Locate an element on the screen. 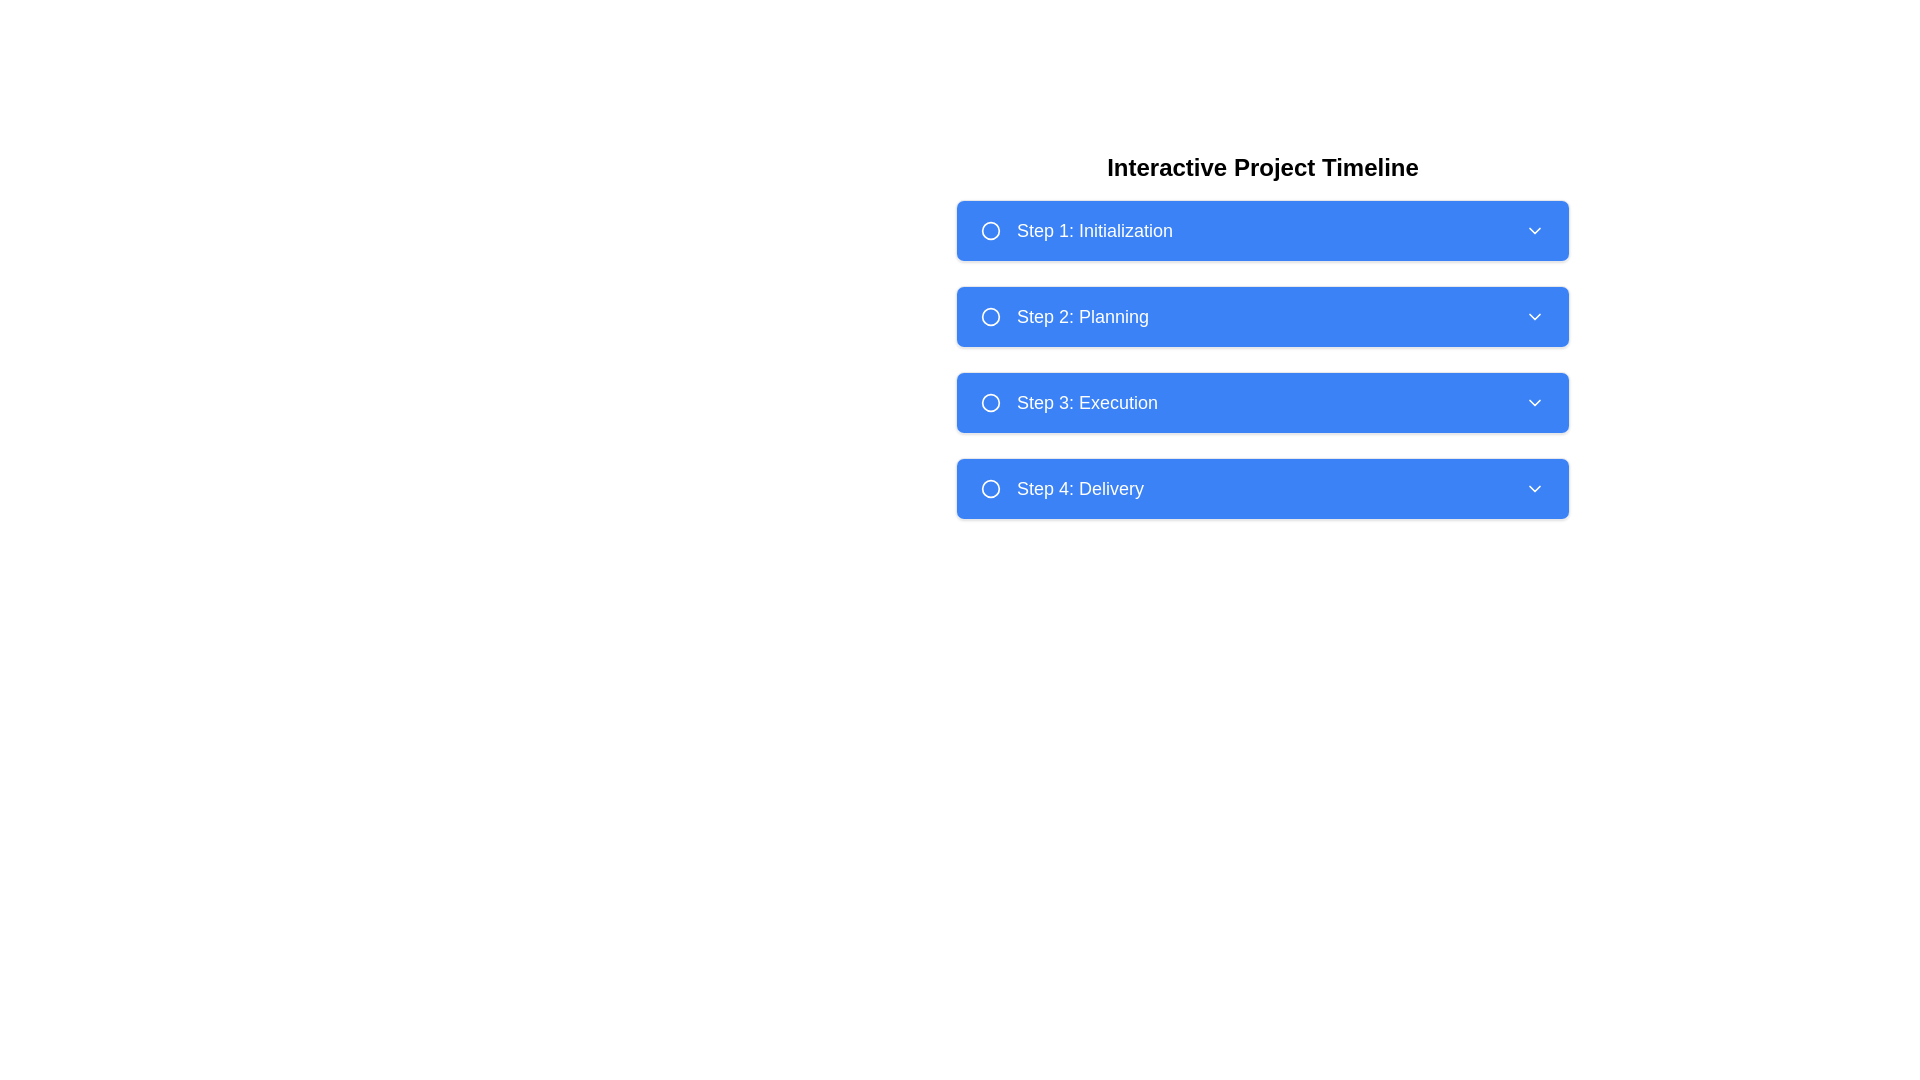 The height and width of the screenshot is (1080, 1920). the text label indicating the current stage of the process as 'Execution', part of the third entry in a vertically aligned list of steps is located at coordinates (1086, 402).